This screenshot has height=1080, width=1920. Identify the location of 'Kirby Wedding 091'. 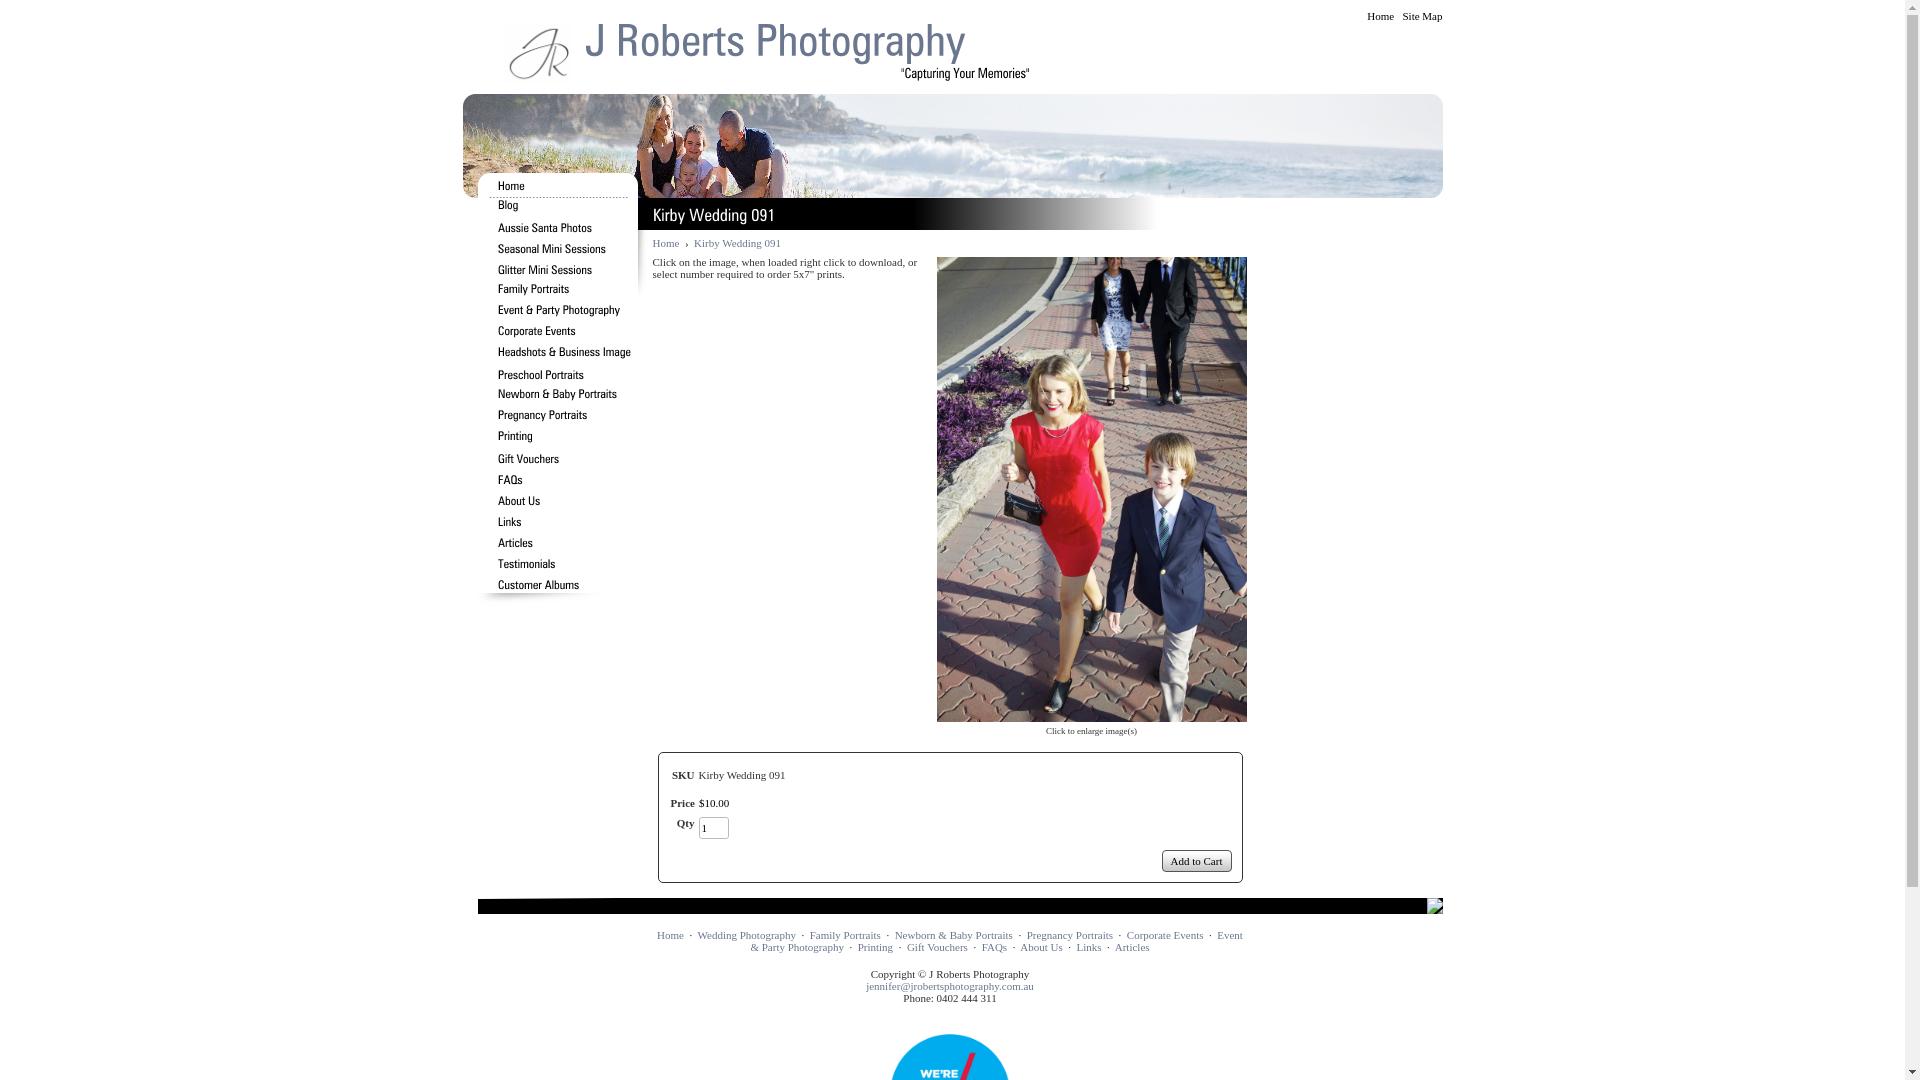
(935, 489).